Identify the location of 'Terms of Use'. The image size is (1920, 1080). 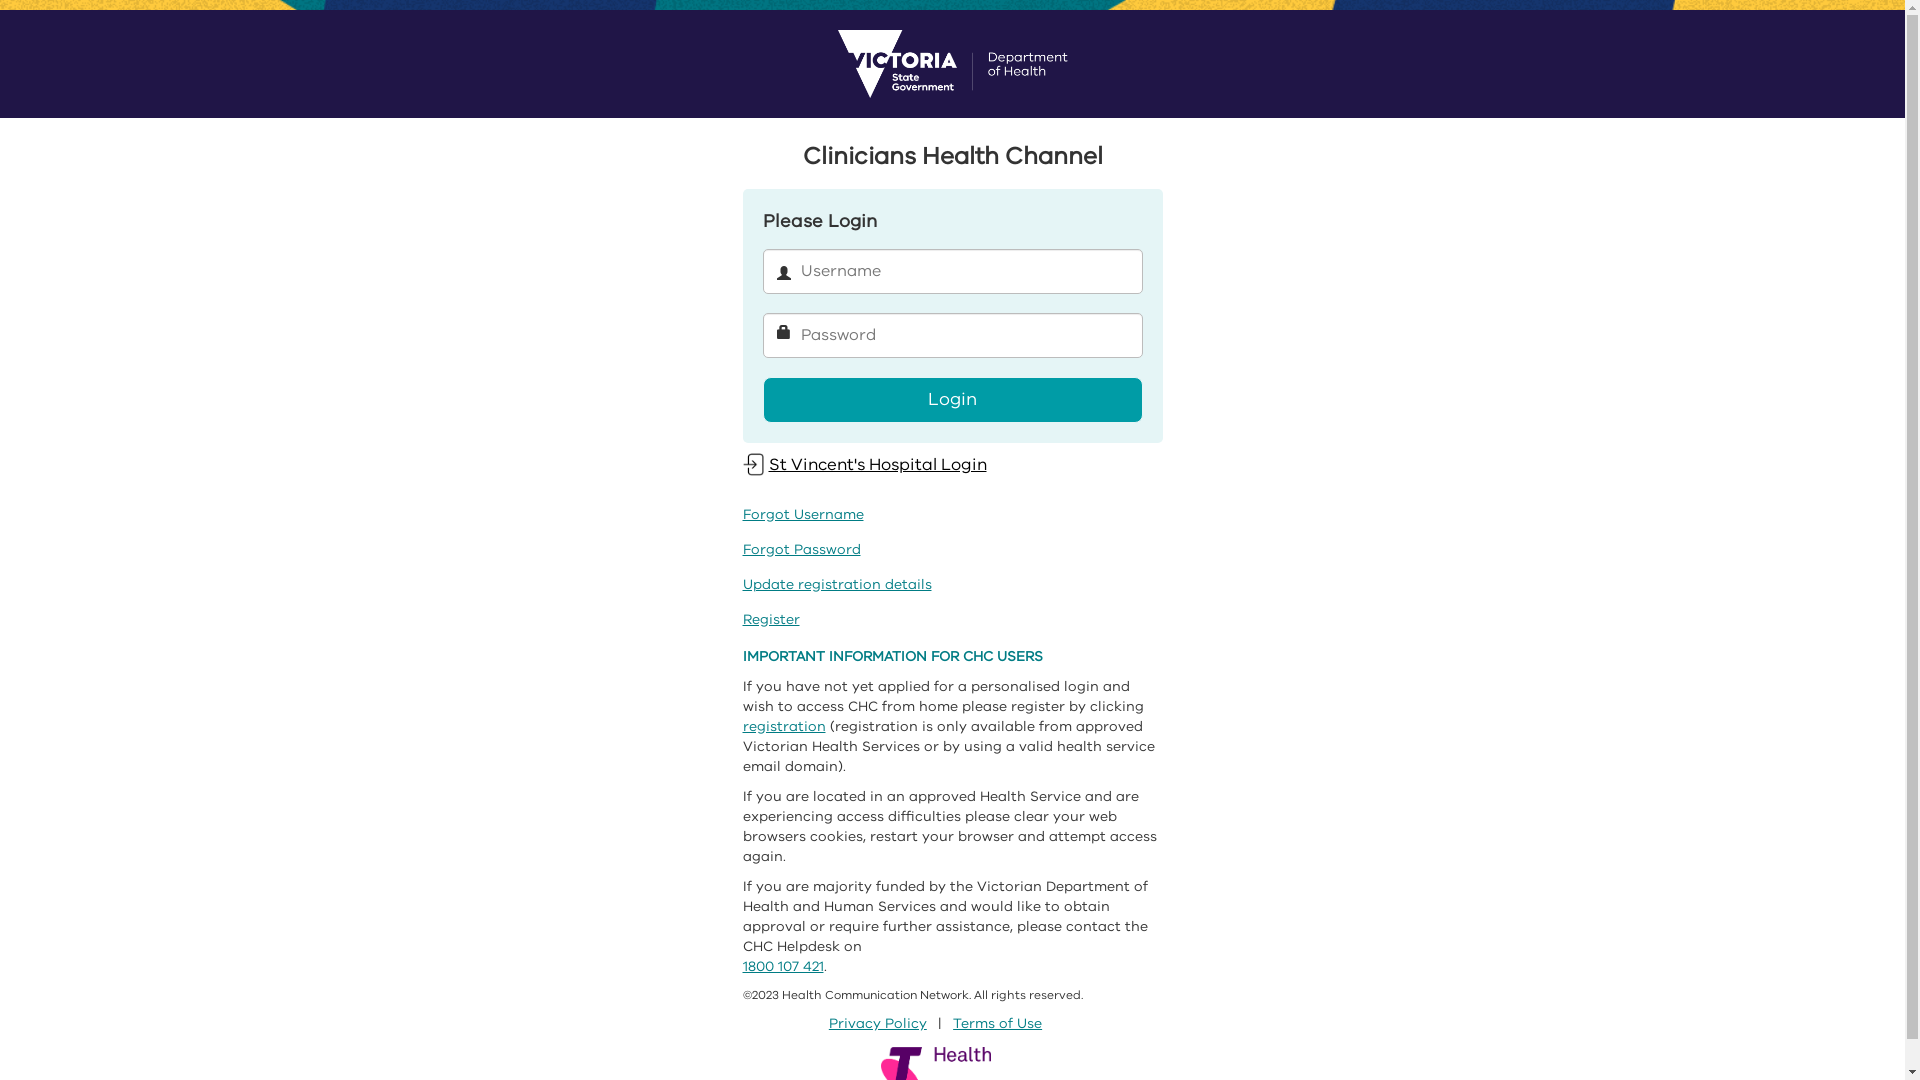
(997, 1023).